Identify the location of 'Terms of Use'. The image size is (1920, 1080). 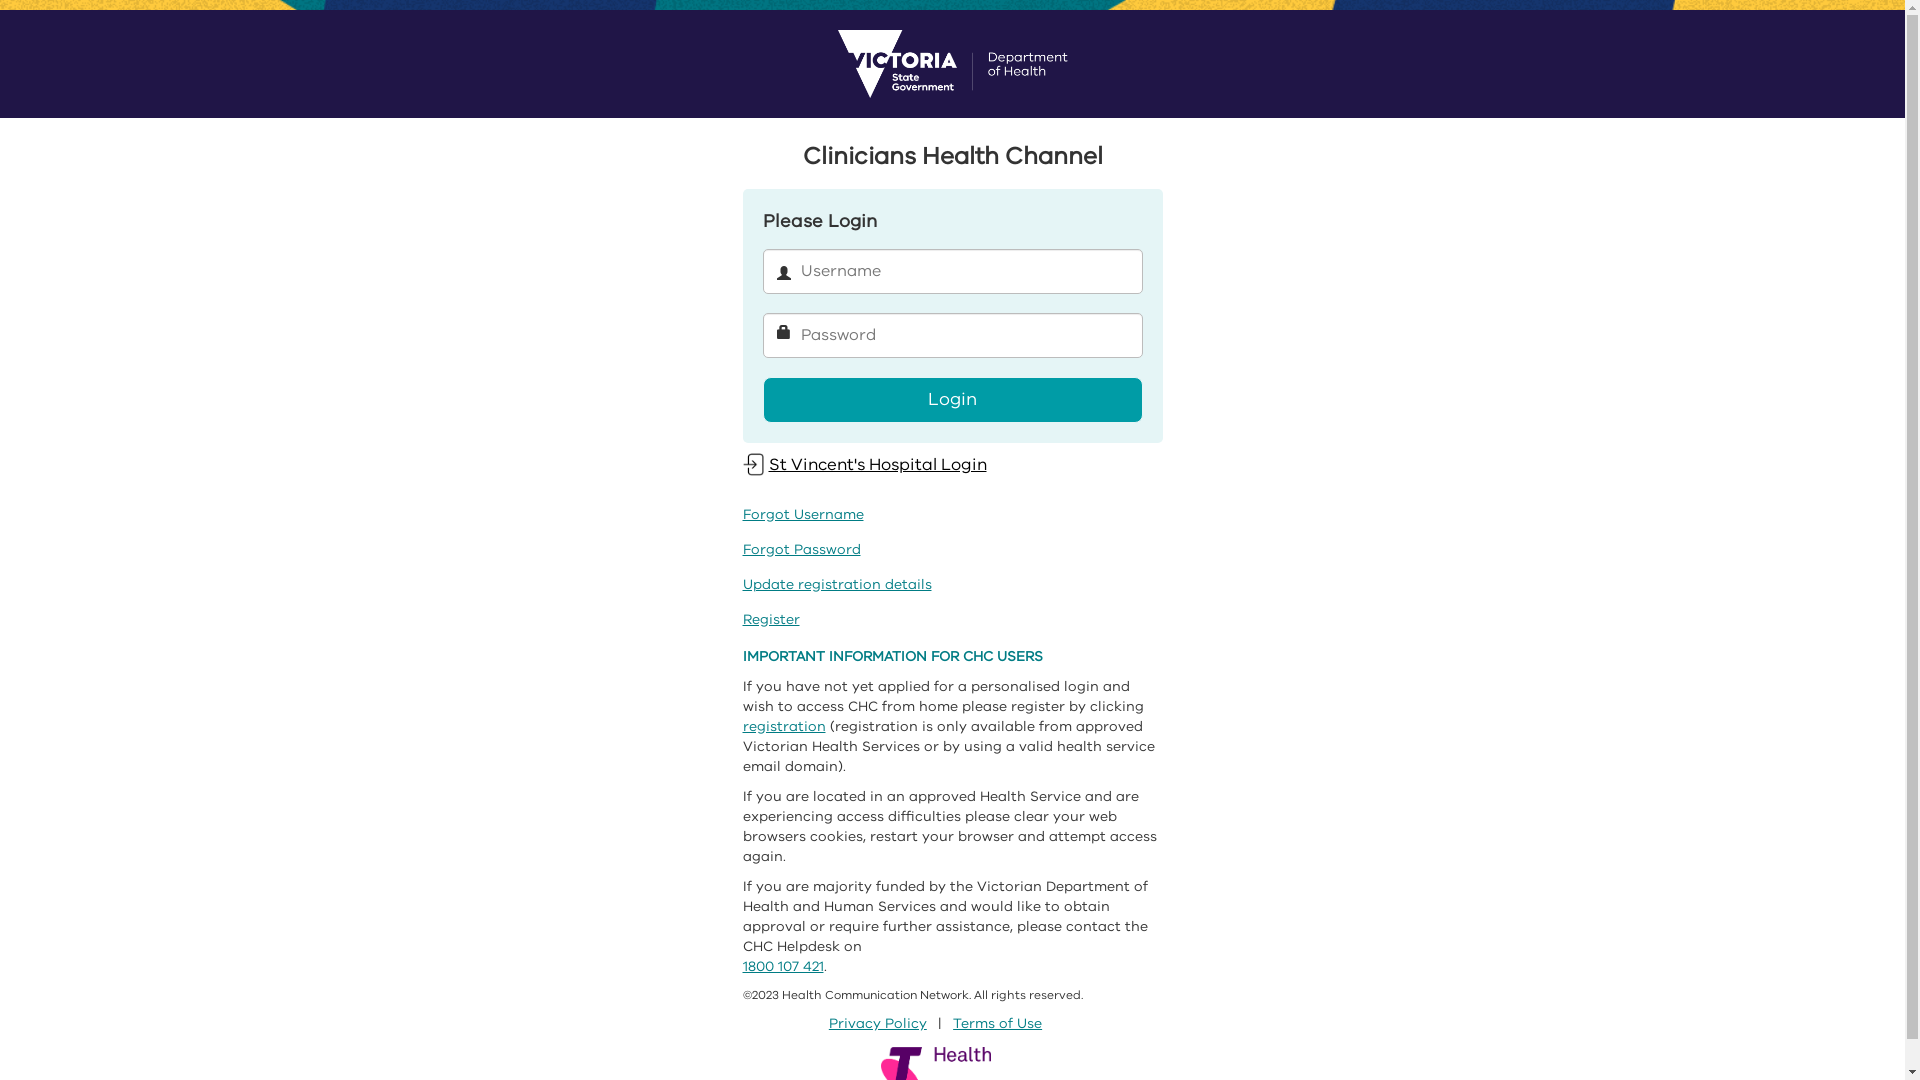
(997, 1023).